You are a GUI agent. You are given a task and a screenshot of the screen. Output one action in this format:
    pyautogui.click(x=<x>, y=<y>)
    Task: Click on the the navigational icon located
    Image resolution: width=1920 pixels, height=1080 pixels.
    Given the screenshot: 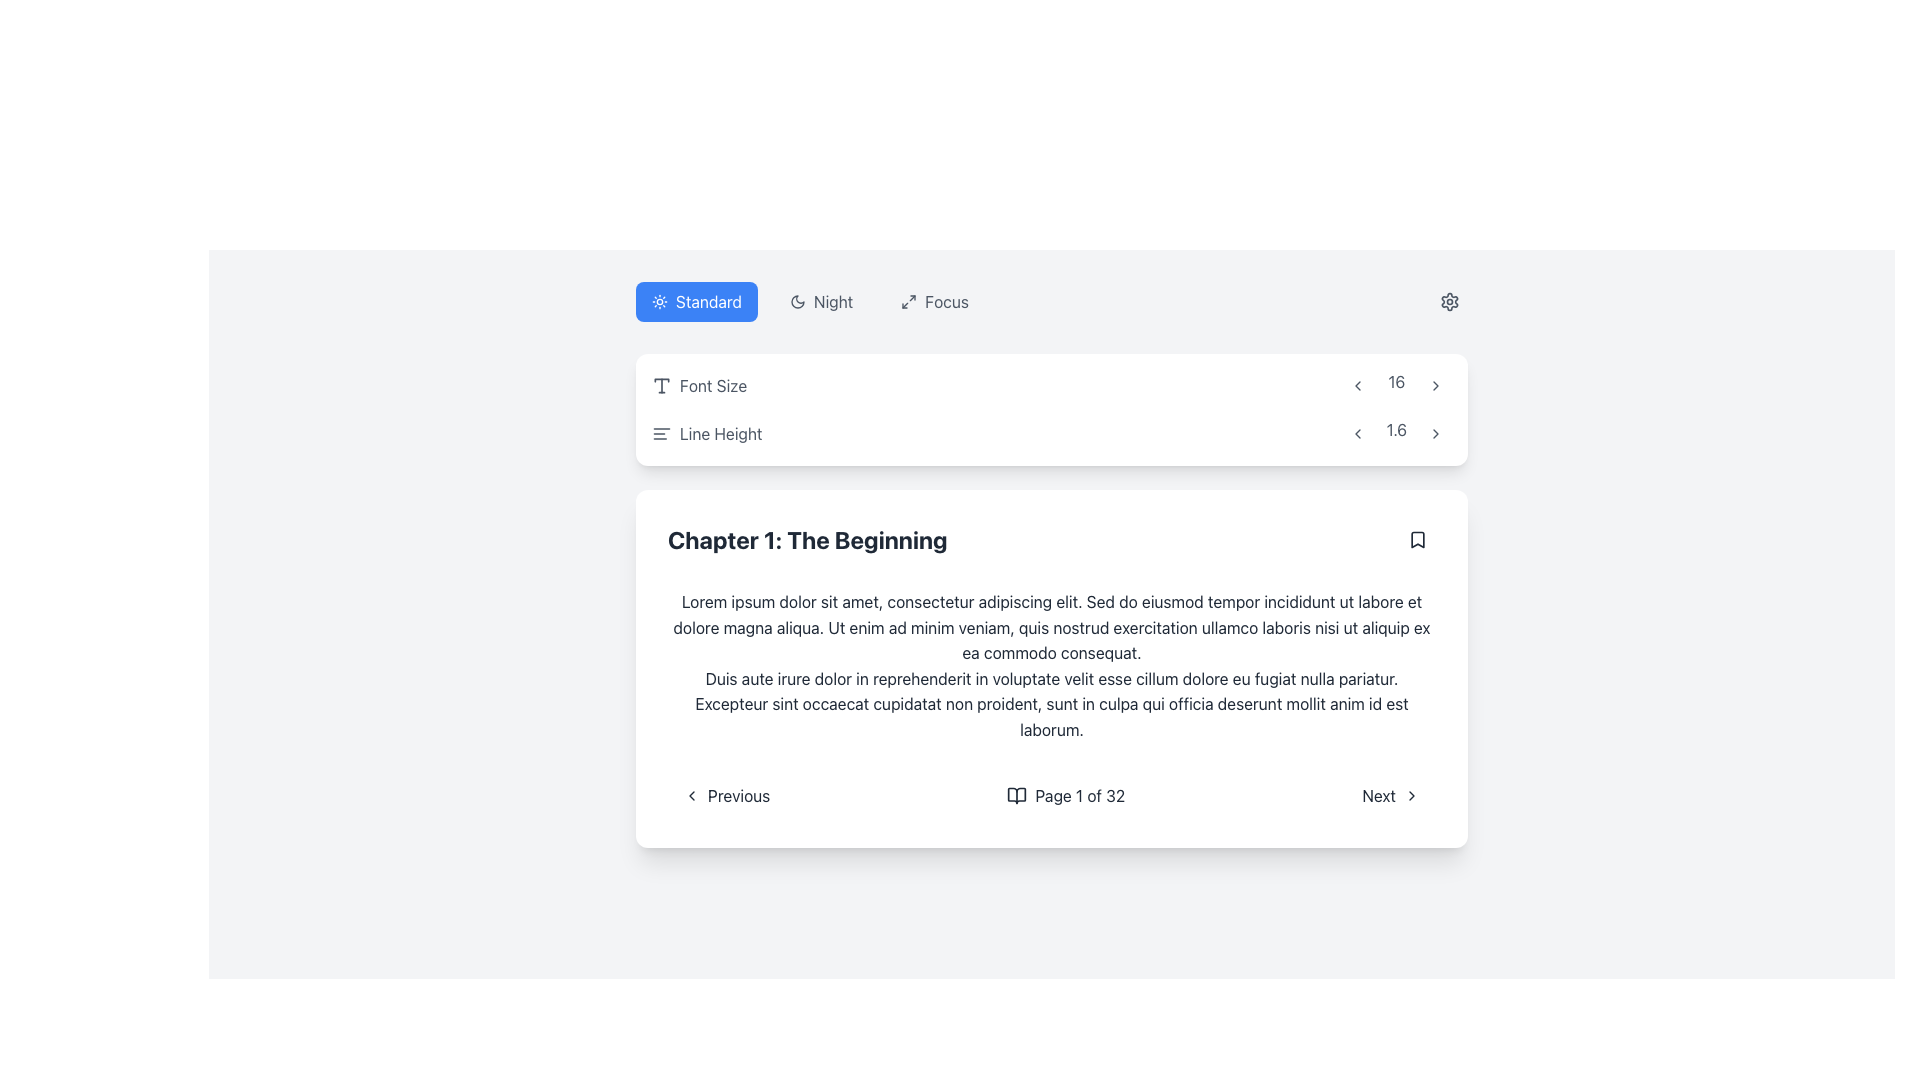 What is the action you would take?
    pyautogui.click(x=691, y=793)
    